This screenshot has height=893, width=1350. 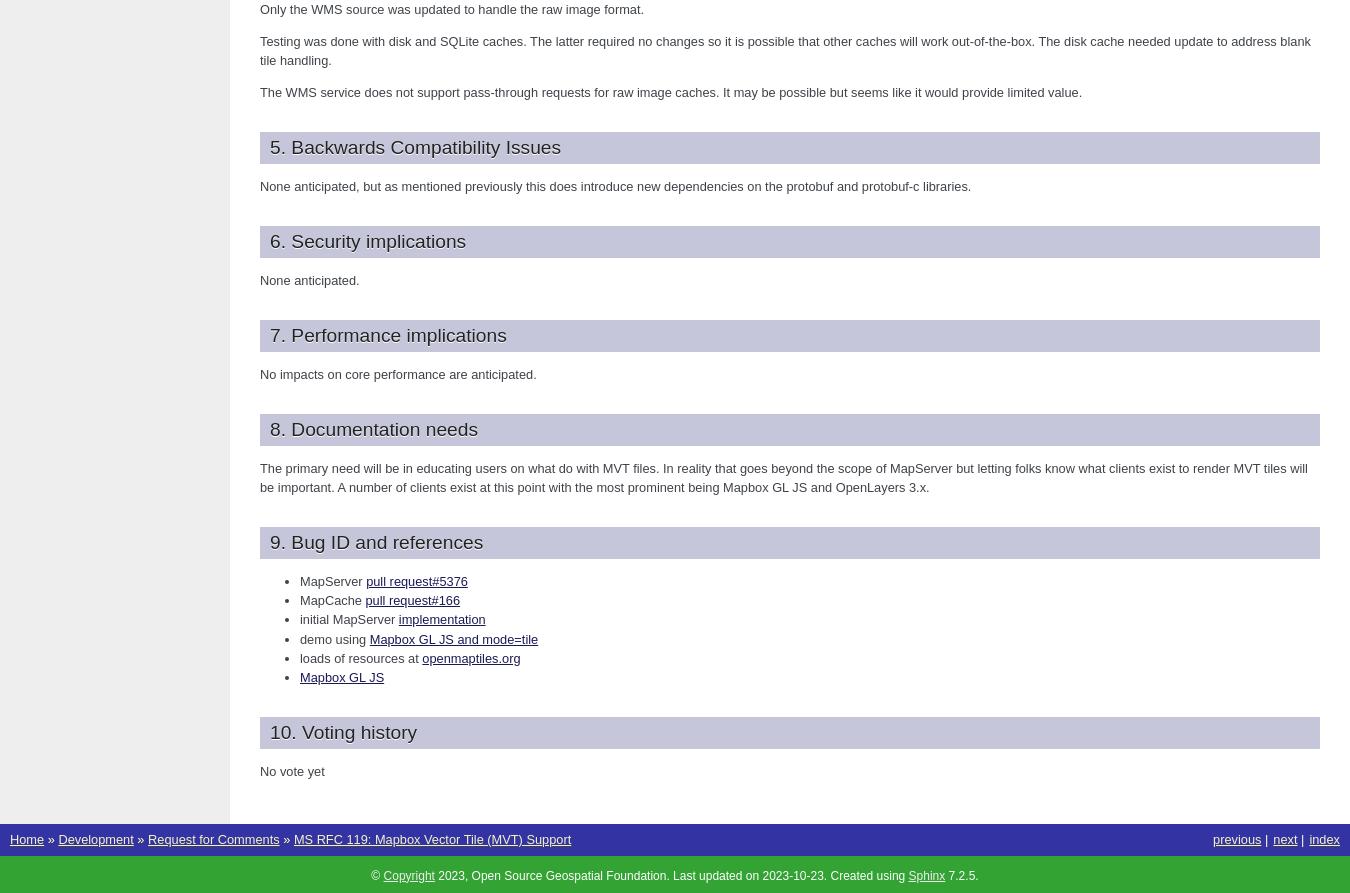 What do you see at coordinates (333, 638) in the screenshot?
I see `'demo using'` at bounding box center [333, 638].